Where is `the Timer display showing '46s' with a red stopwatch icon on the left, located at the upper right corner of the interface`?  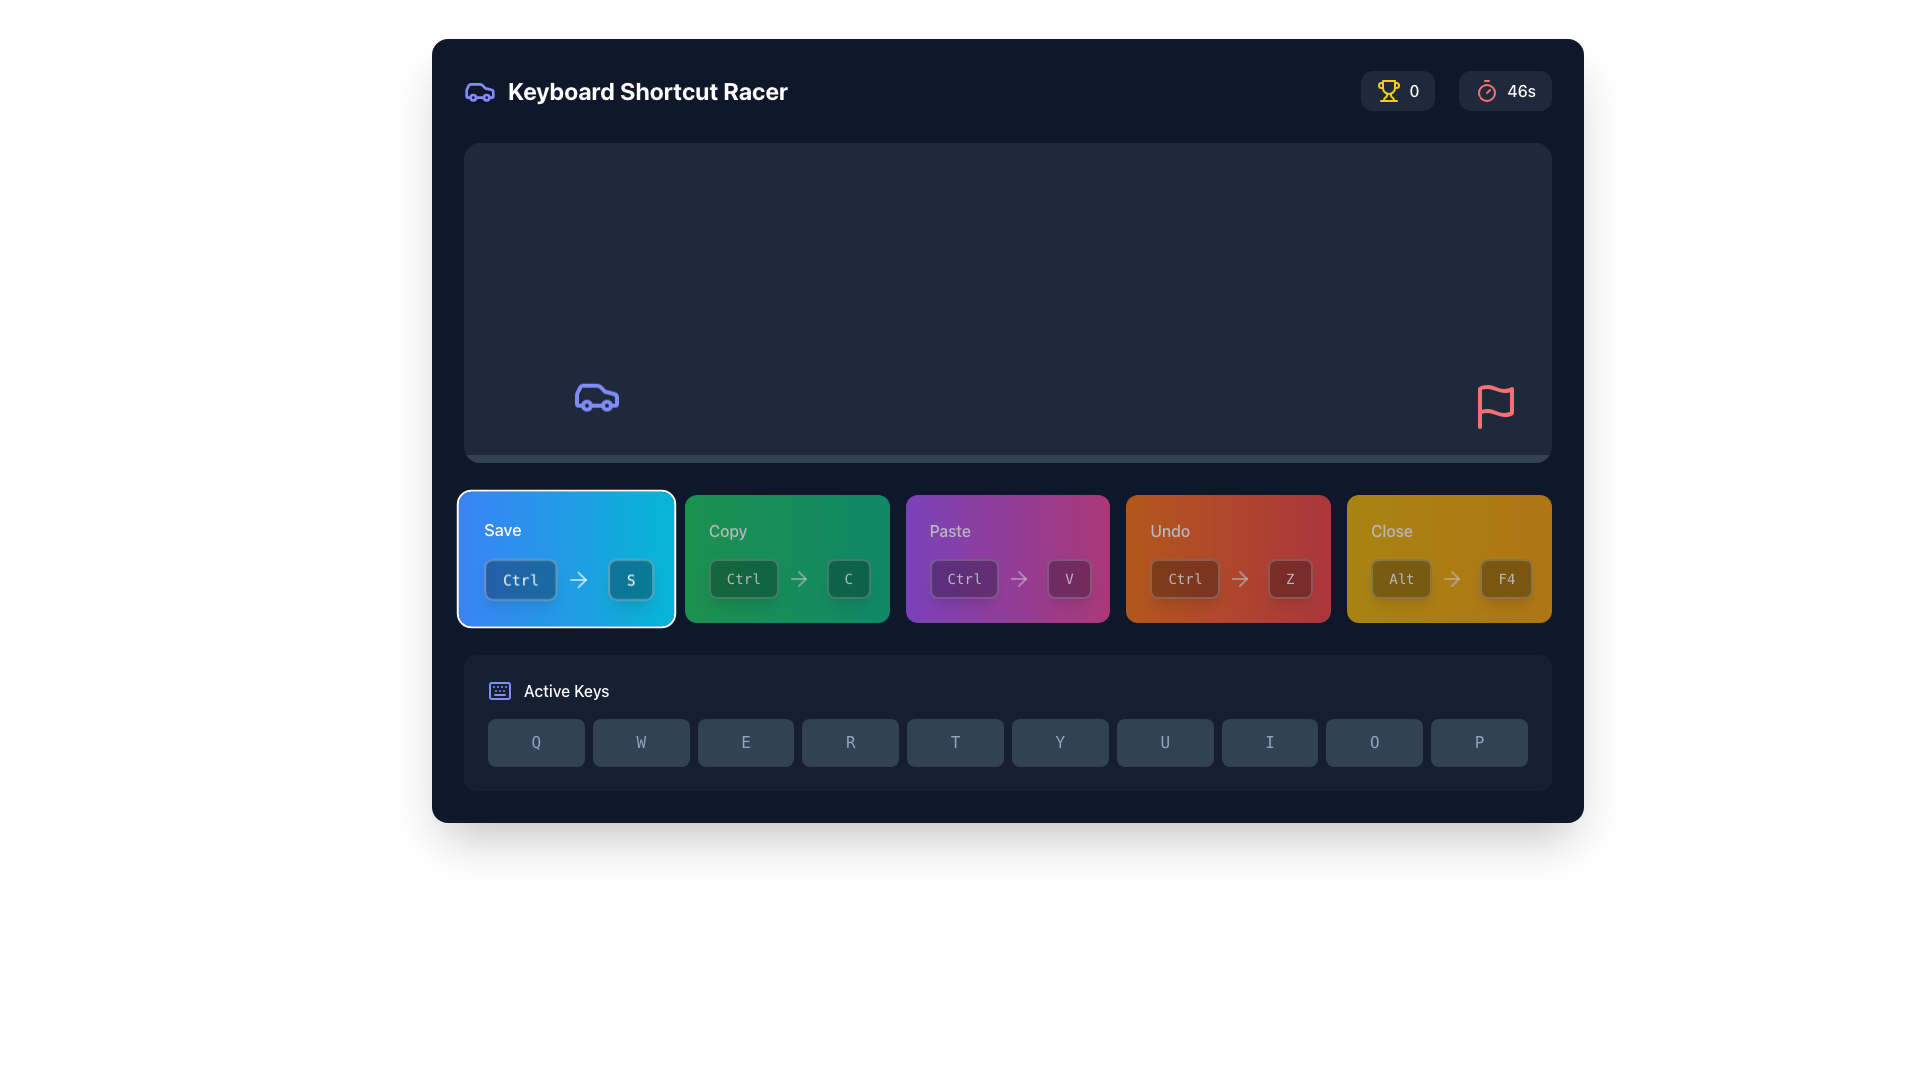
the Timer display showing '46s' with a red stopwatch icon on the left, located at the upper right corner of the interface is located at coordinates (1456, 91).